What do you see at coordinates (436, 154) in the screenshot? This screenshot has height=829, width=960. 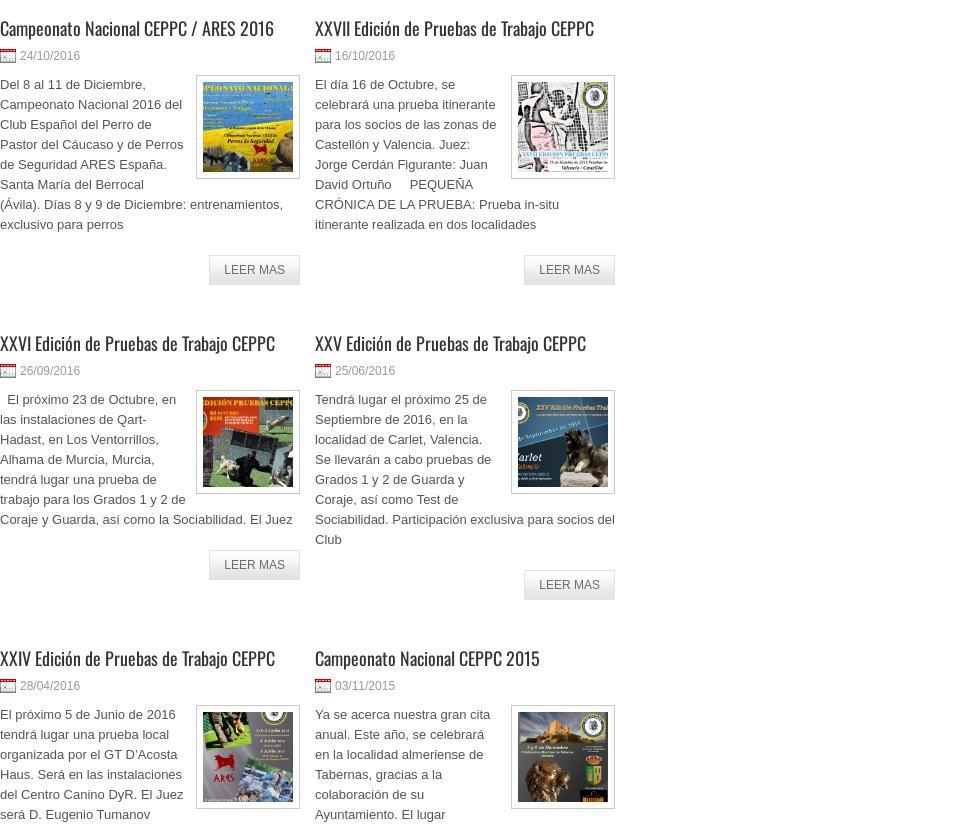 I see `'El día 16 de Octubre, se celebrará una prueba itinerante para los socios de las zonas de Castellón y Valencia. Juez: Jorge Cerdán Figurante: Juan David Ortuño     PEQUEÑA CRÓNICA DE LA PRUEBA: Prueba in-situ itinerante realizada en dos localidades'` at bounding box center [436, 154].